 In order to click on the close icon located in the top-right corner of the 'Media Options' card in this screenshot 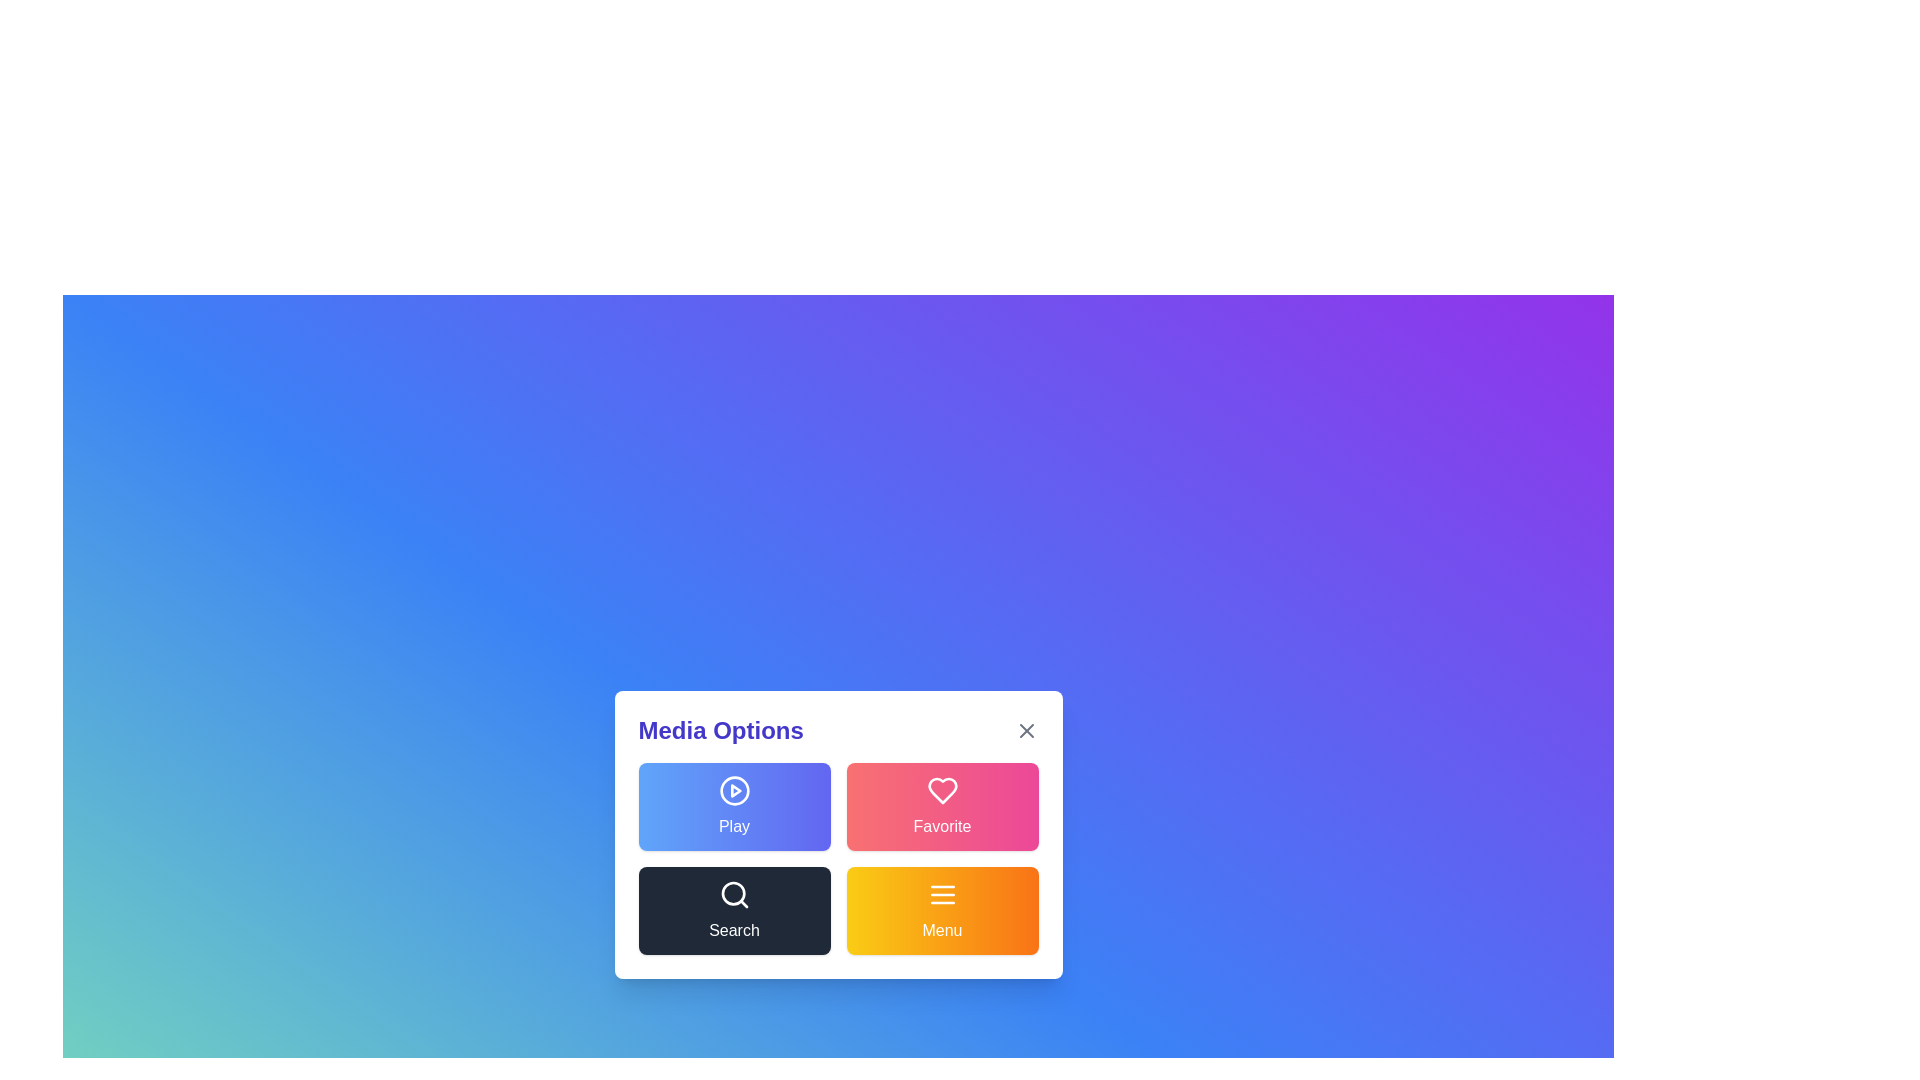, I will do `click(1026, 731)`.